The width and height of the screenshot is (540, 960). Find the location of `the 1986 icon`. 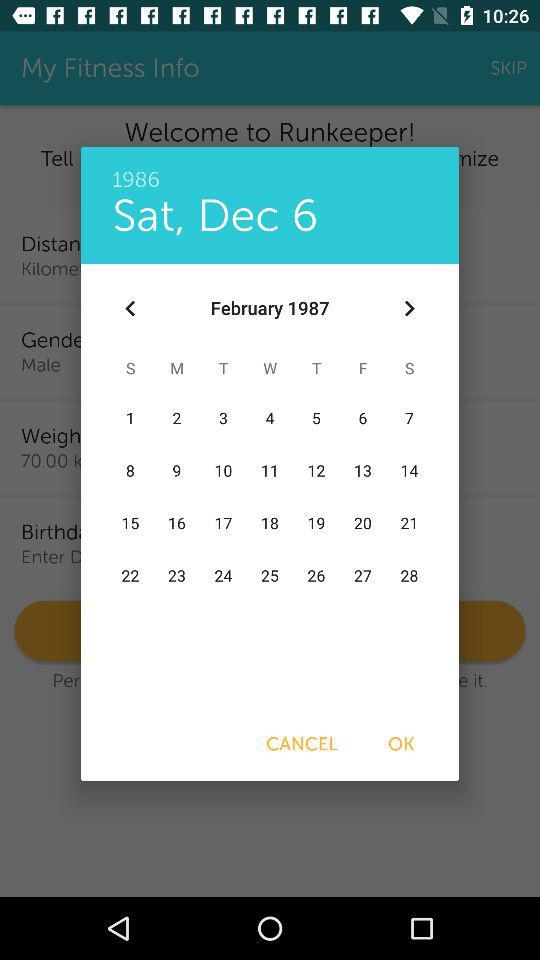

the 1986 icon is located at coordinates (270, 168).